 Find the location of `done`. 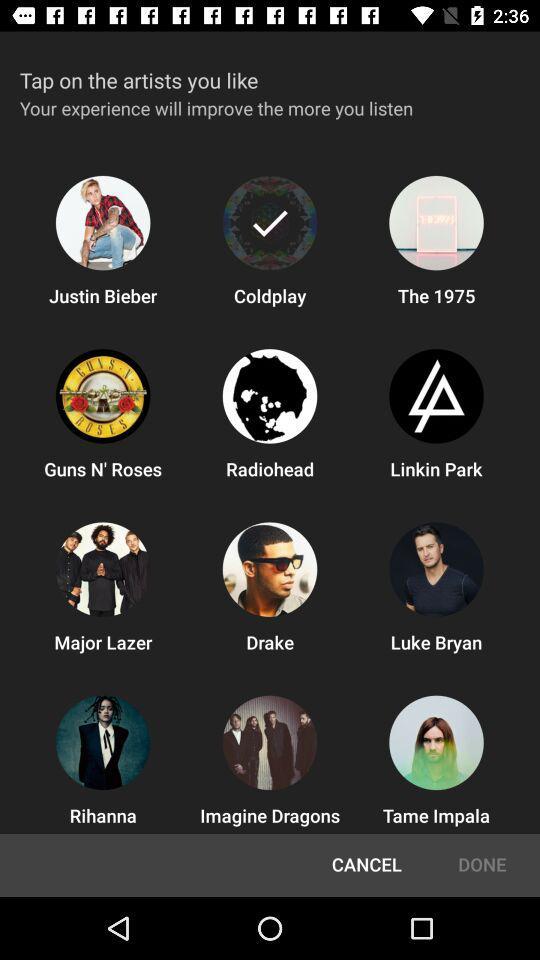

done is located at coordinates (481, 864).